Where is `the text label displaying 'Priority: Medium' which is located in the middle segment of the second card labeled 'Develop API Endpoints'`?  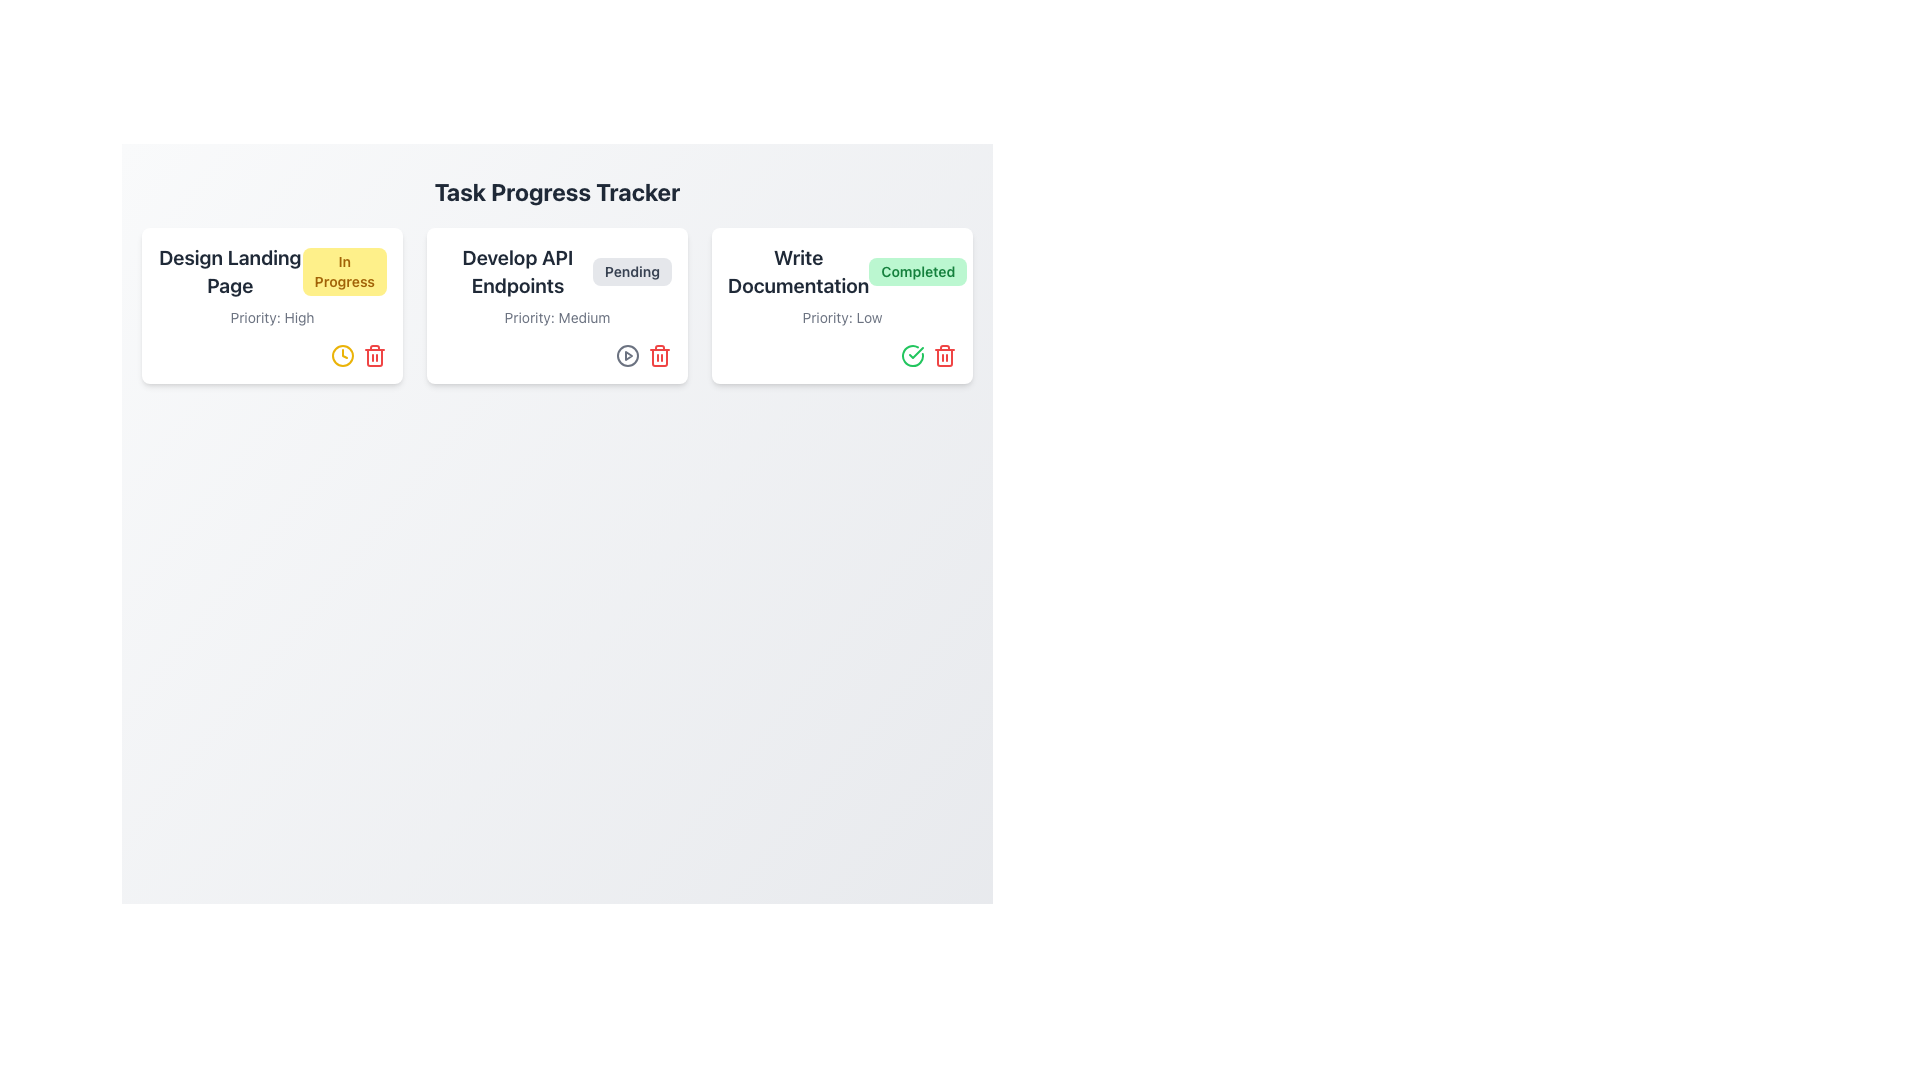
the text label displaying 'Priority: Medium' which is located in the middle segment of the second card labeled 'Develop API Endpoints' is located at coordinates (557, 316).